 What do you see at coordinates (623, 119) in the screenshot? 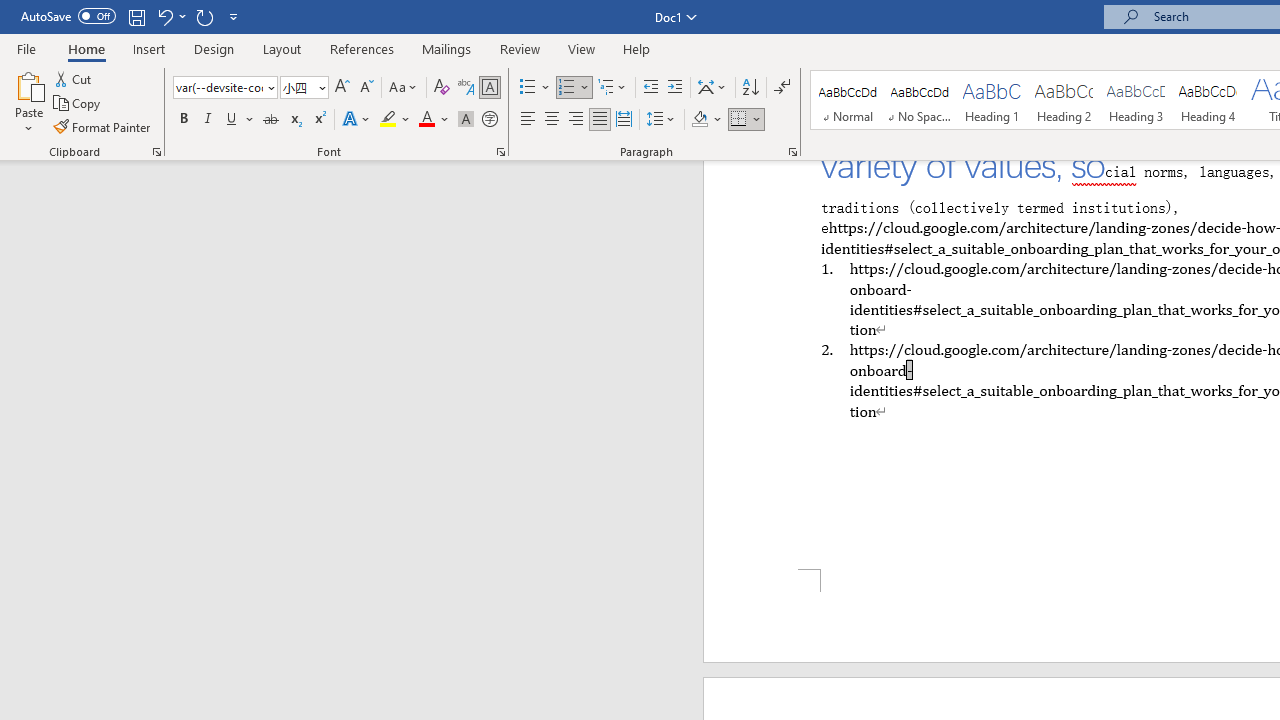
I see `'Distributed'` at bounding box center [623, 119].